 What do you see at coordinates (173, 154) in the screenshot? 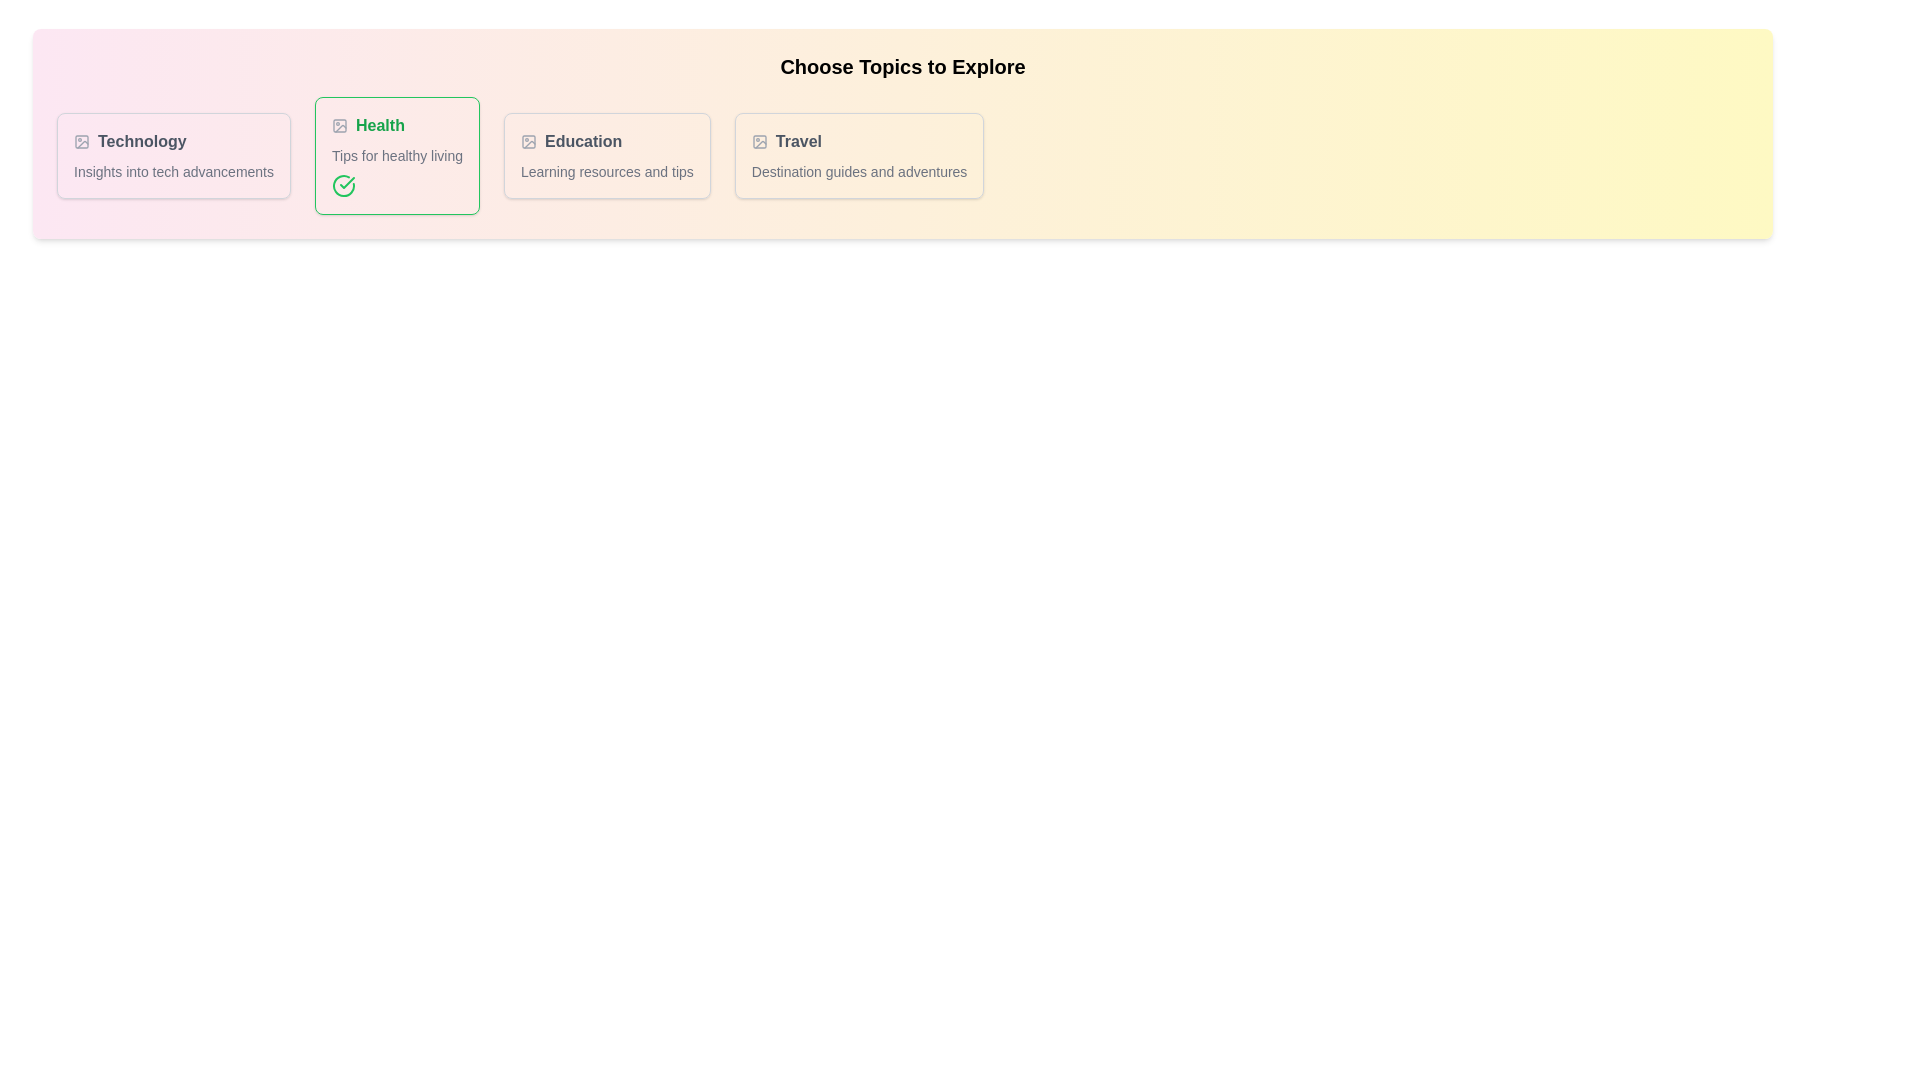
I see `the tag named Technology to toggle its active state` at bounding box center [173, 154].